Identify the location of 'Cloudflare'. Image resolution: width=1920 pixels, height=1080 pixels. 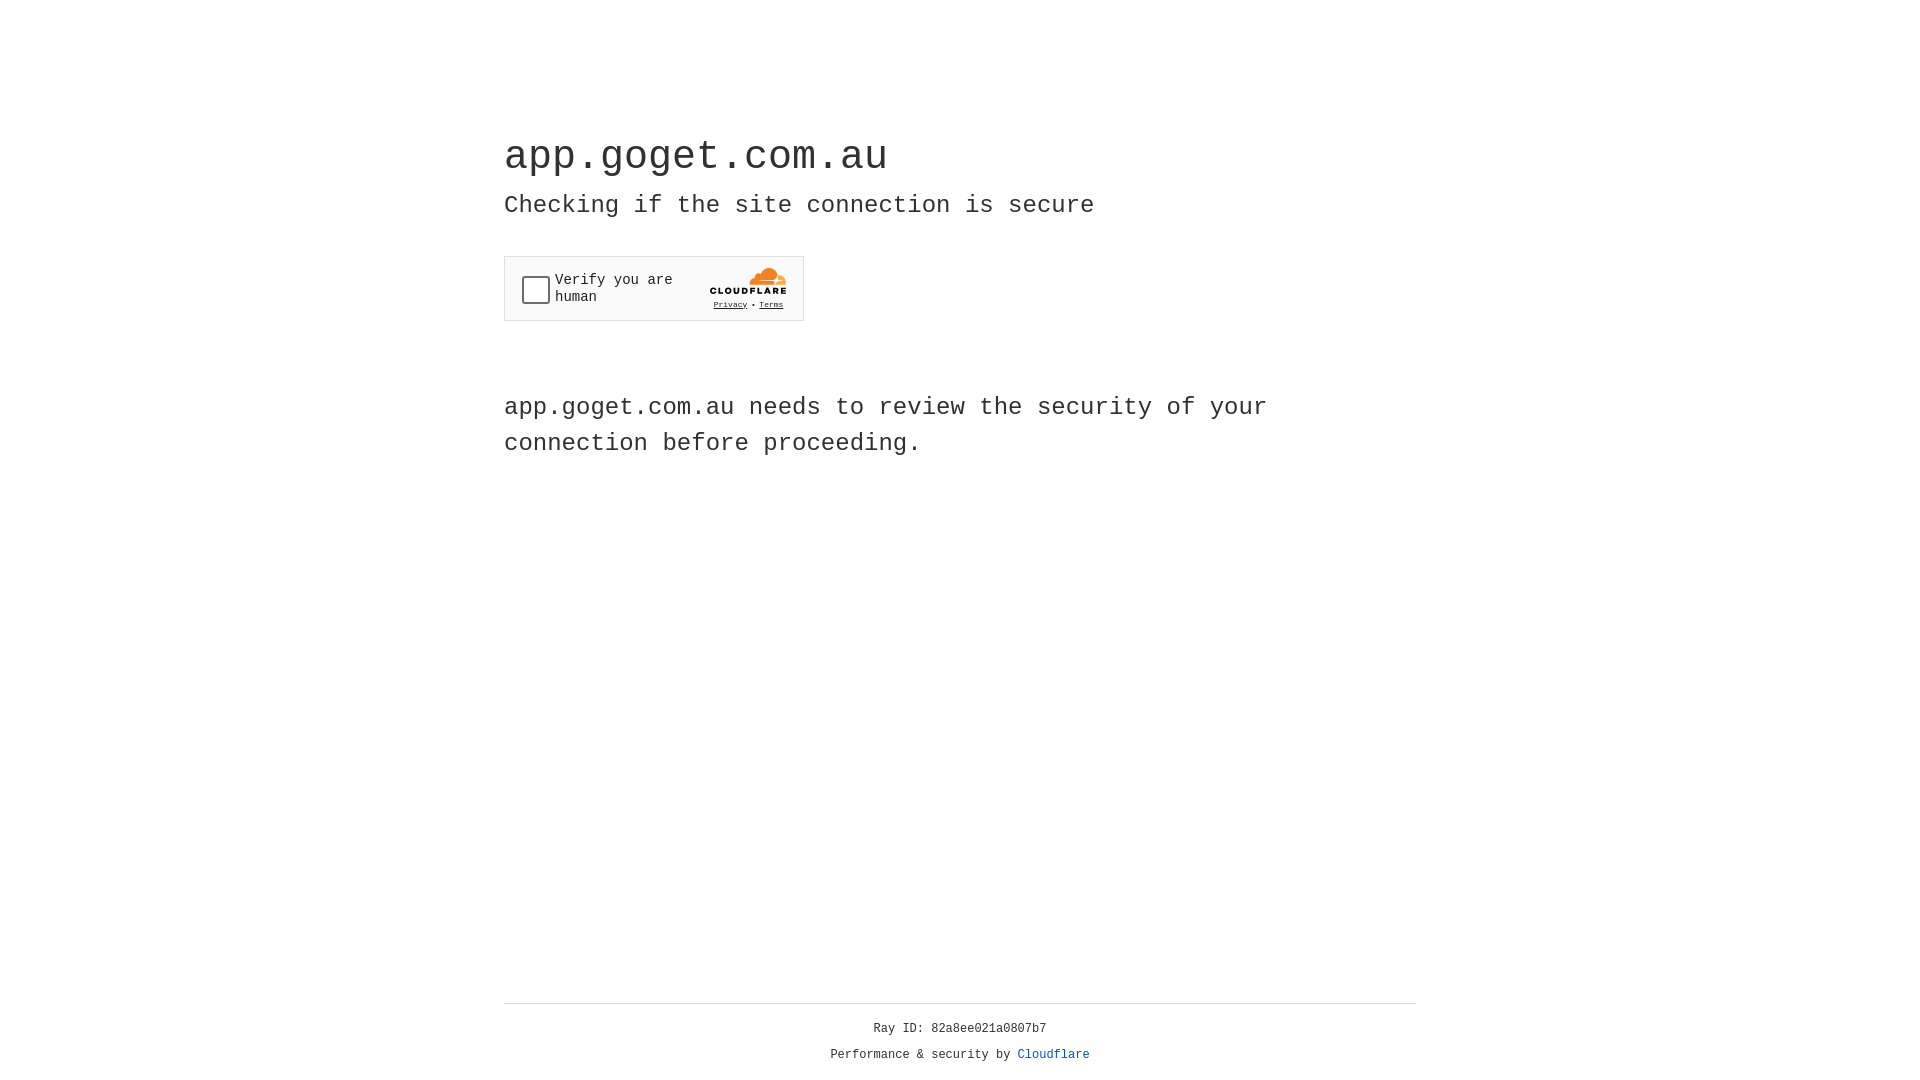
(1017, 1054).